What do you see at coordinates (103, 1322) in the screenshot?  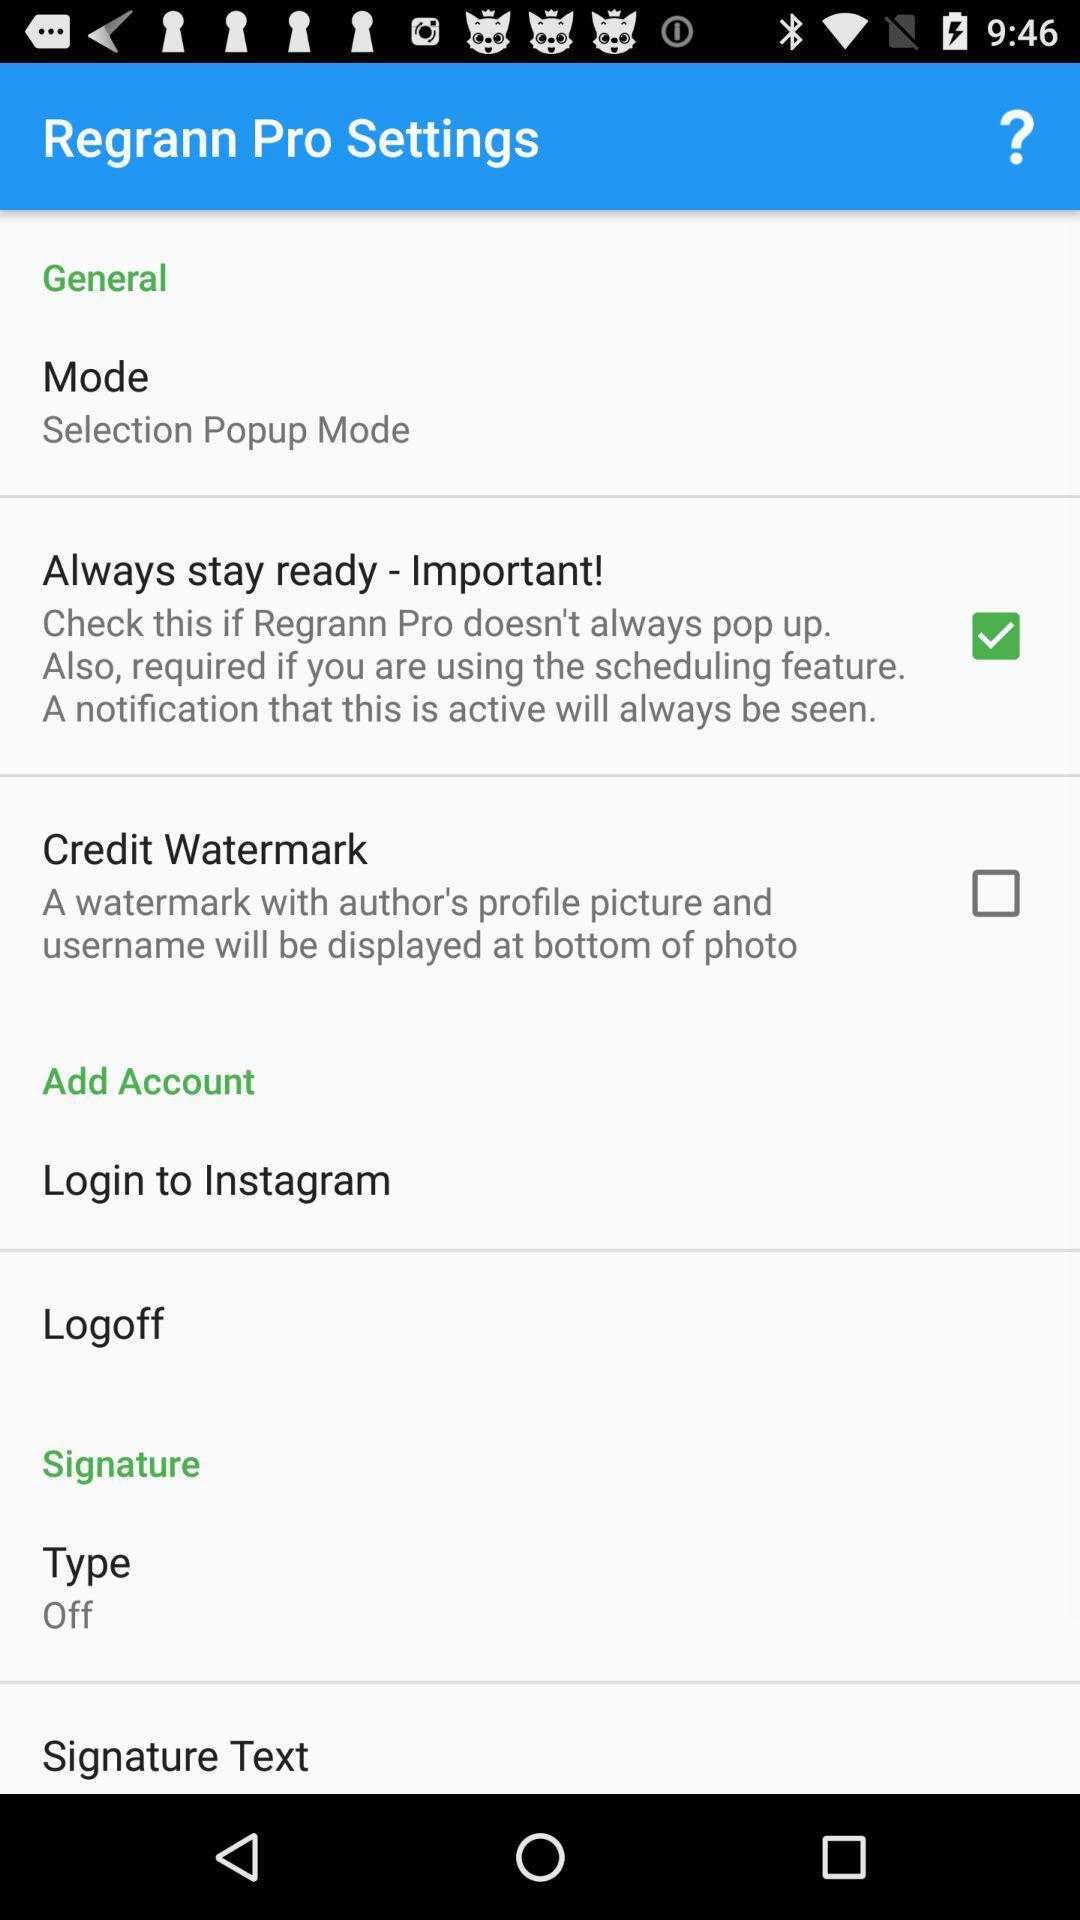 I see `the logoff item` at bounding box center [103, 1322].